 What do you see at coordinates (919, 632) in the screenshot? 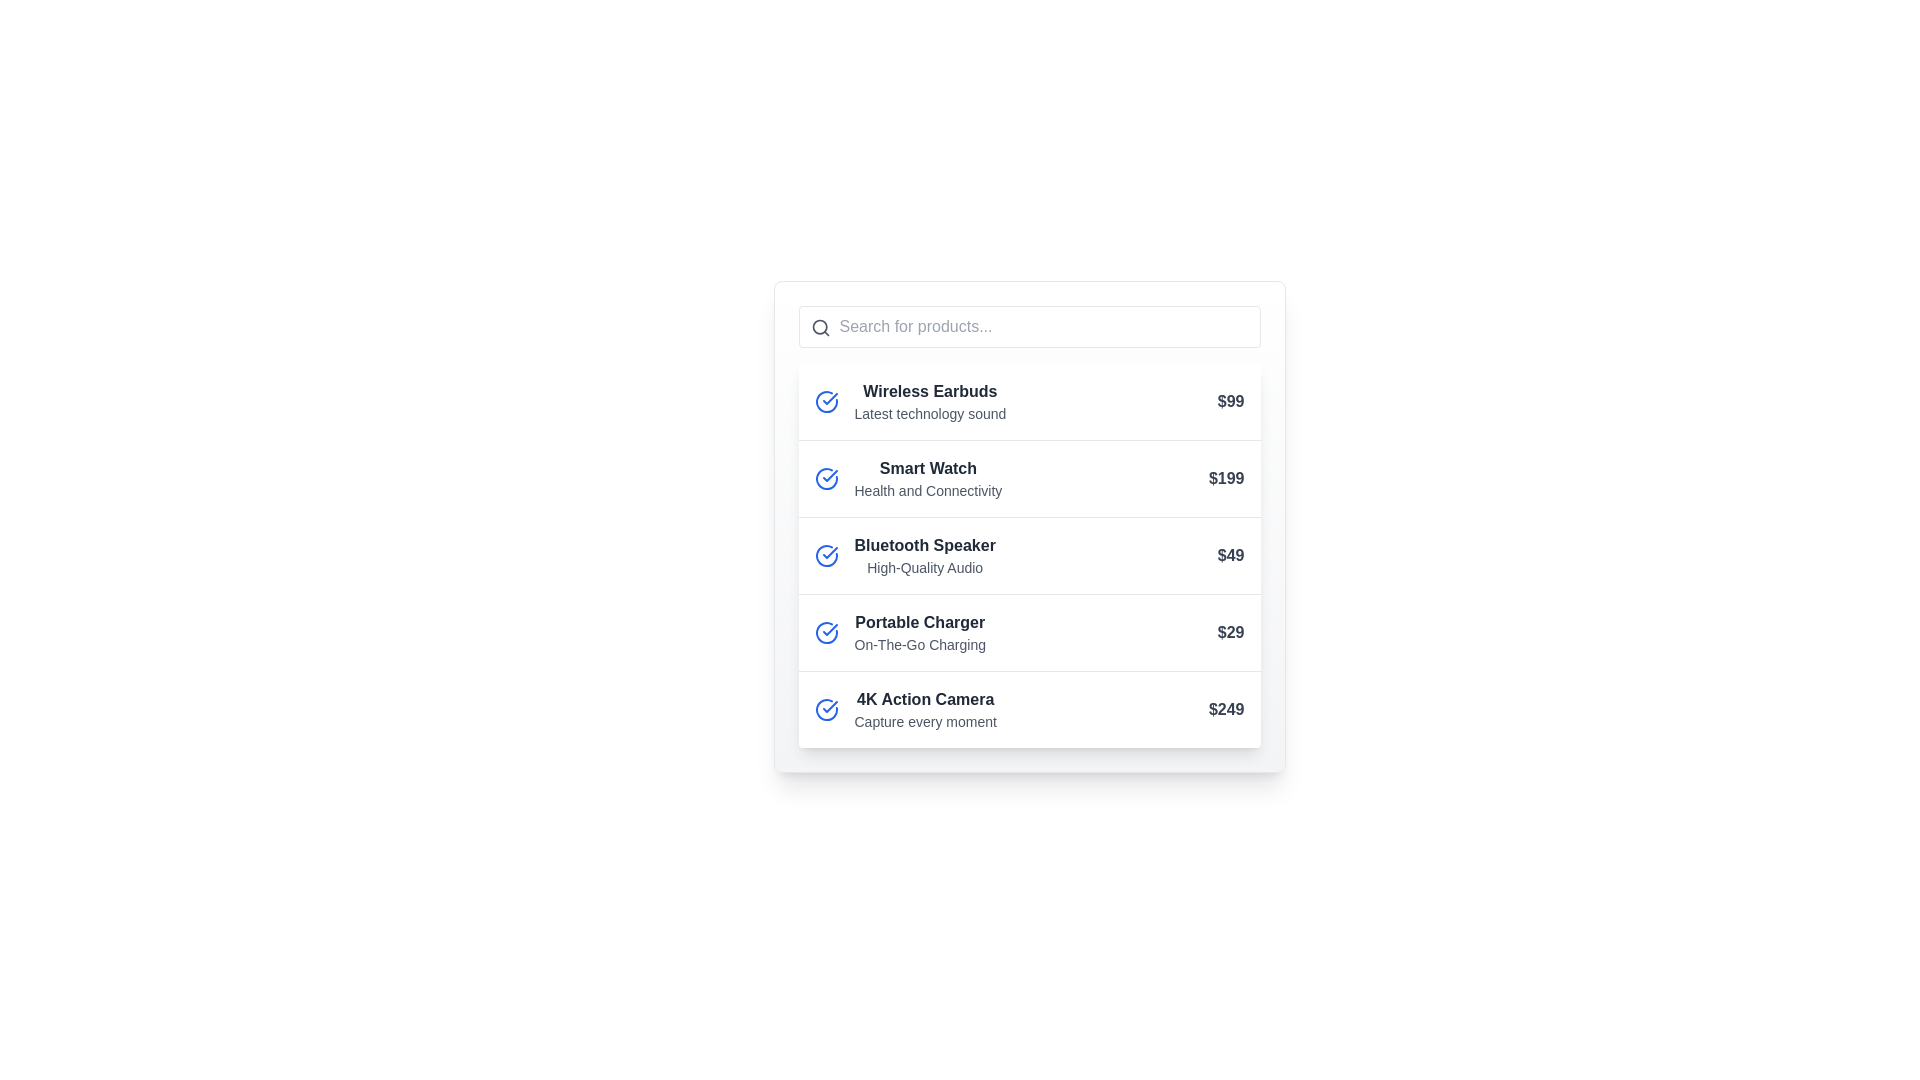
I see `text content of the multi-line Text block that displays the name 'Portable Charger' and the description 'On-The-Go Charging', specifically located as the fourth item in the list on the middle-right section of the interface` at bounding box center [919, 632].